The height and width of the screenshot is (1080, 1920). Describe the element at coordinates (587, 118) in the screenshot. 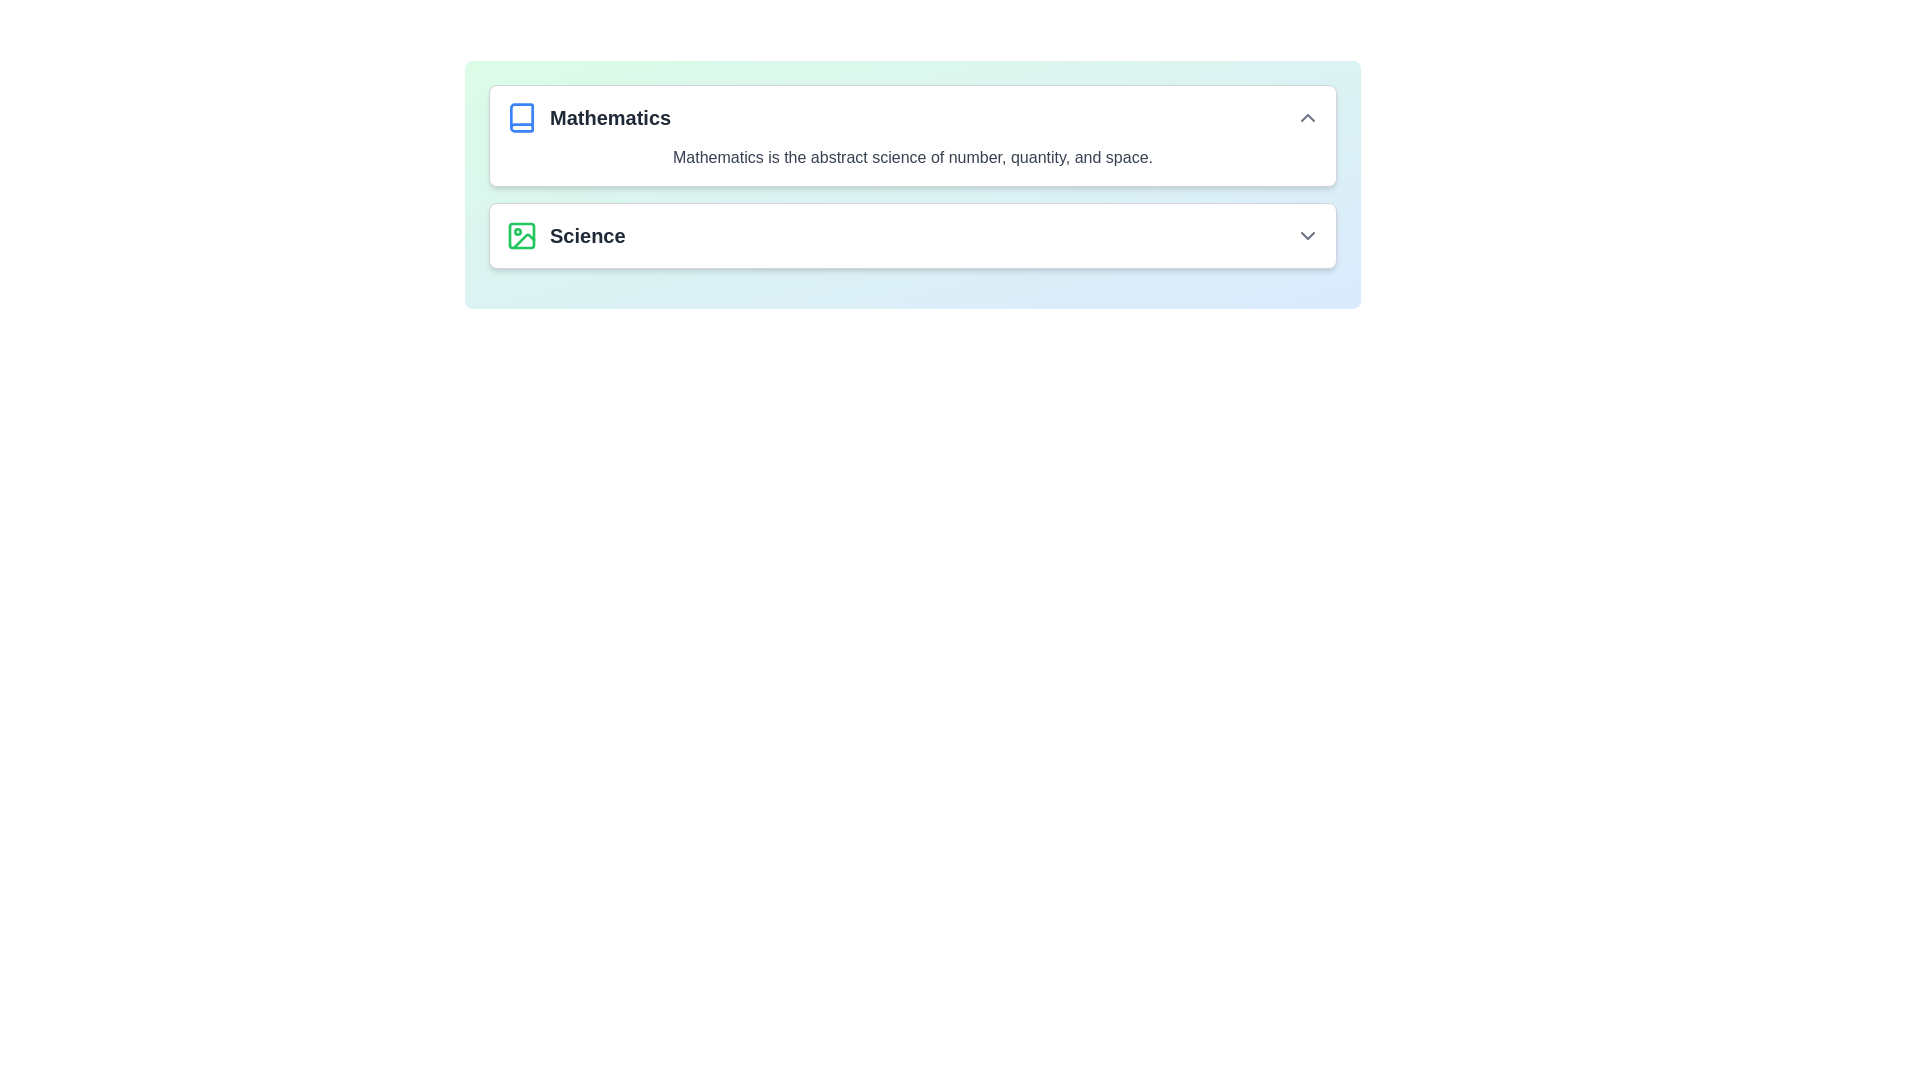

I see `the 'Mathematics' header text, which is a blue icon resembling a book on the left and bold, dark text on the right` at that location.